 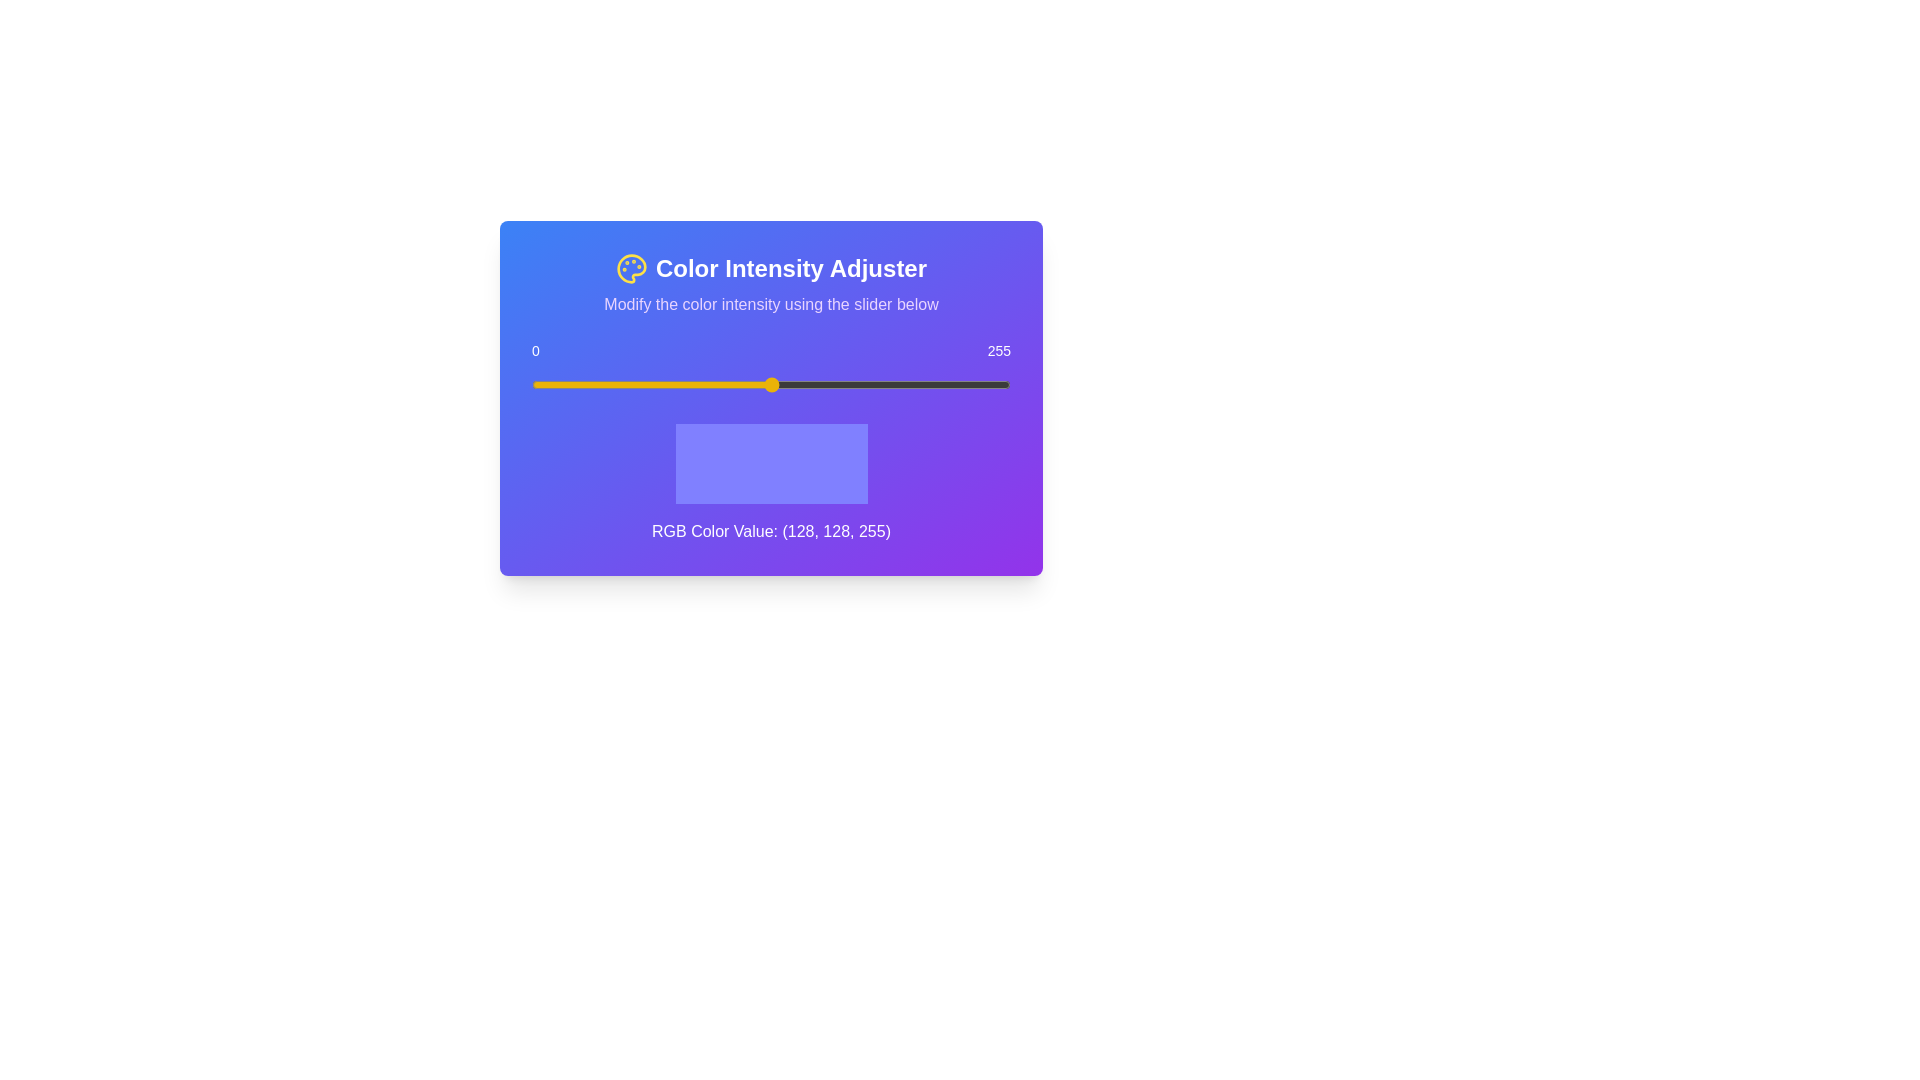 What do you see at coordinates (855, 385) in the screenshot?
I see `the slider to set the color intensity to 172` at bounding box center [855, 385].